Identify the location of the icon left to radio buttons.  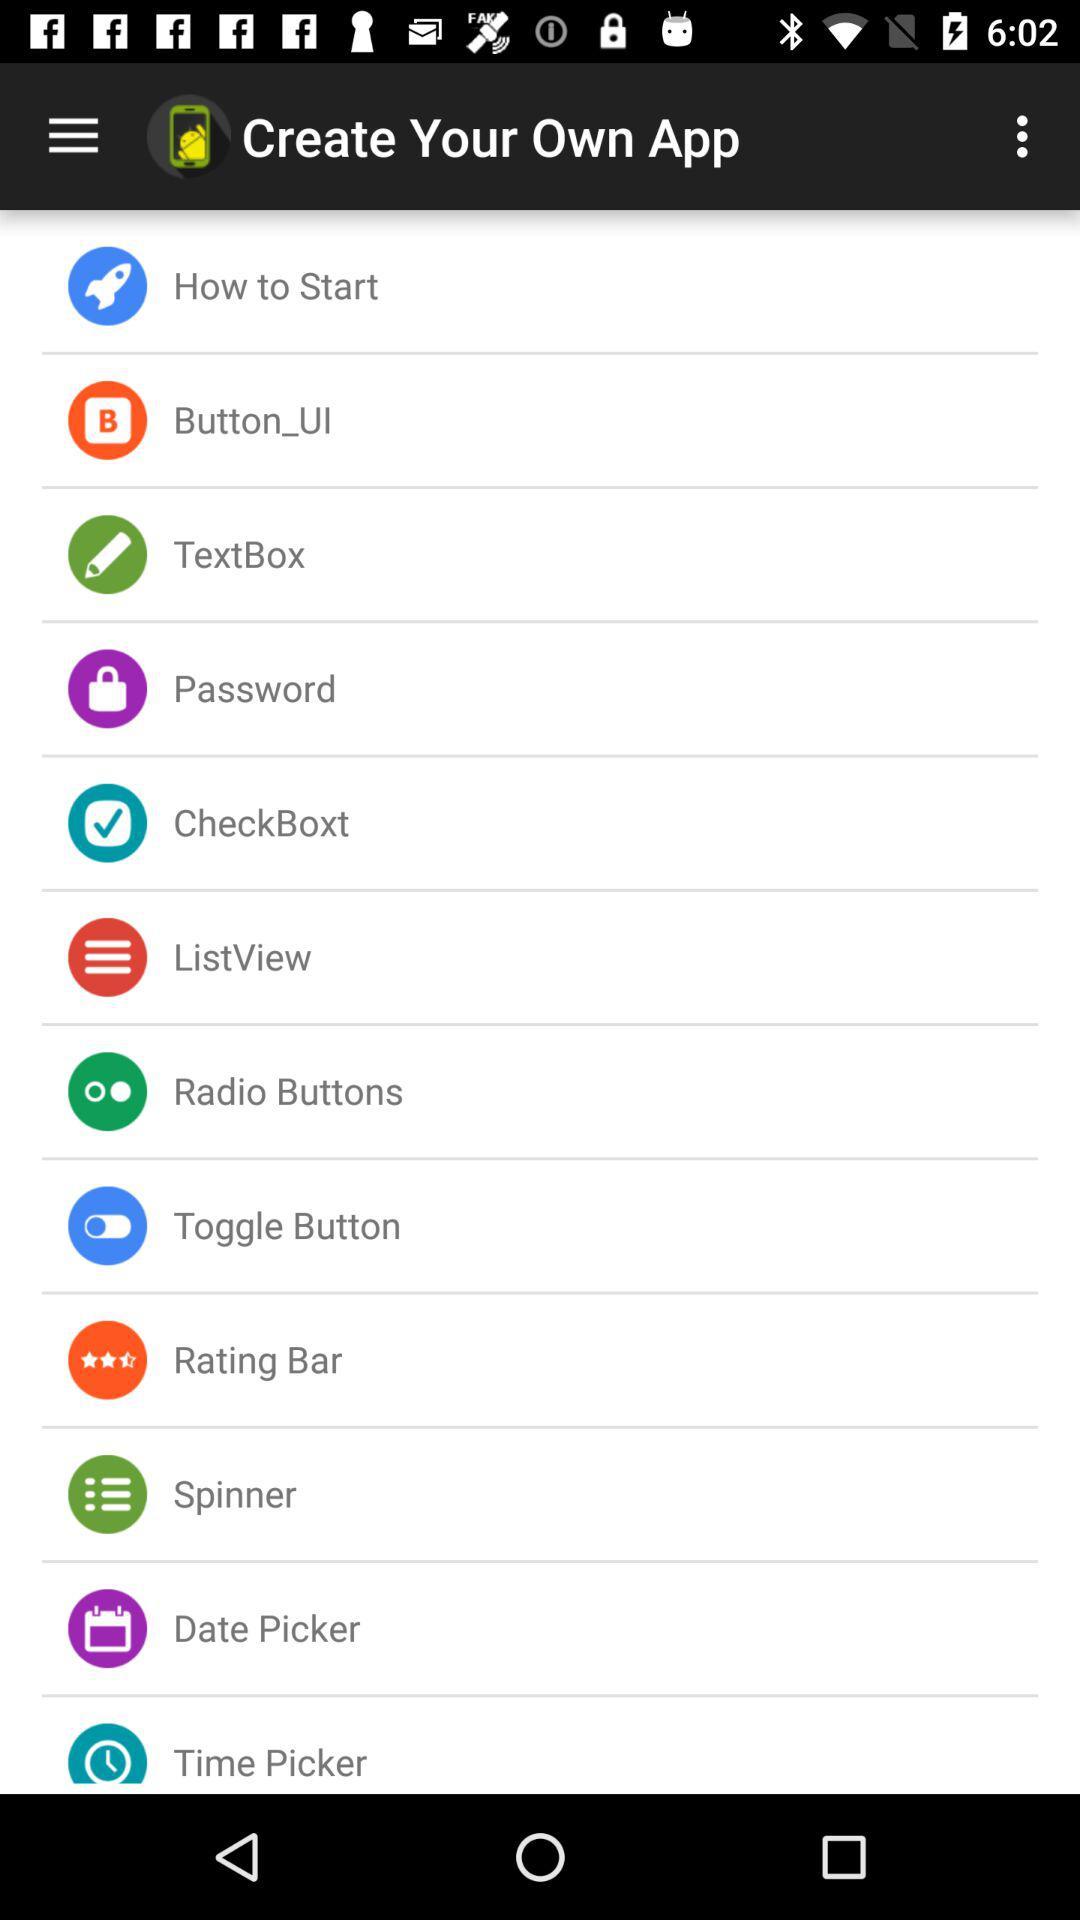
(107, 1090).